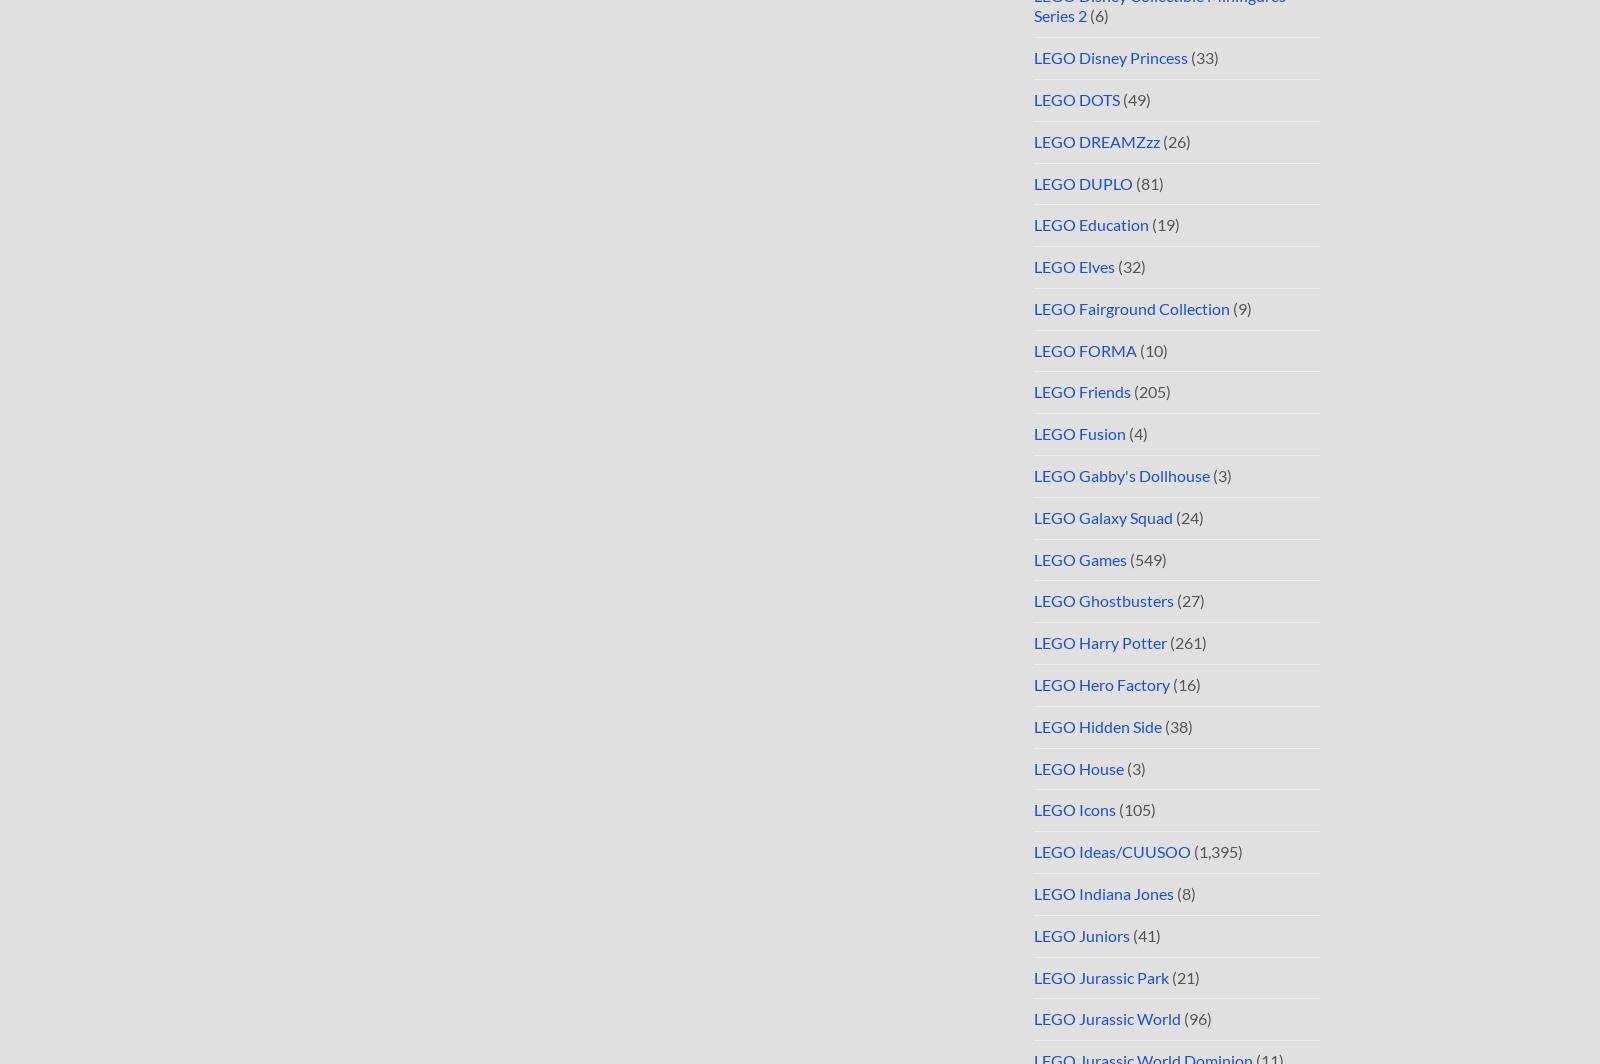 Image resolution: width=1600 pixels, height=1064 pixels. Describe the element at coordinates (1189, 600) in the screenshot. I see `'(27)'` at that location.